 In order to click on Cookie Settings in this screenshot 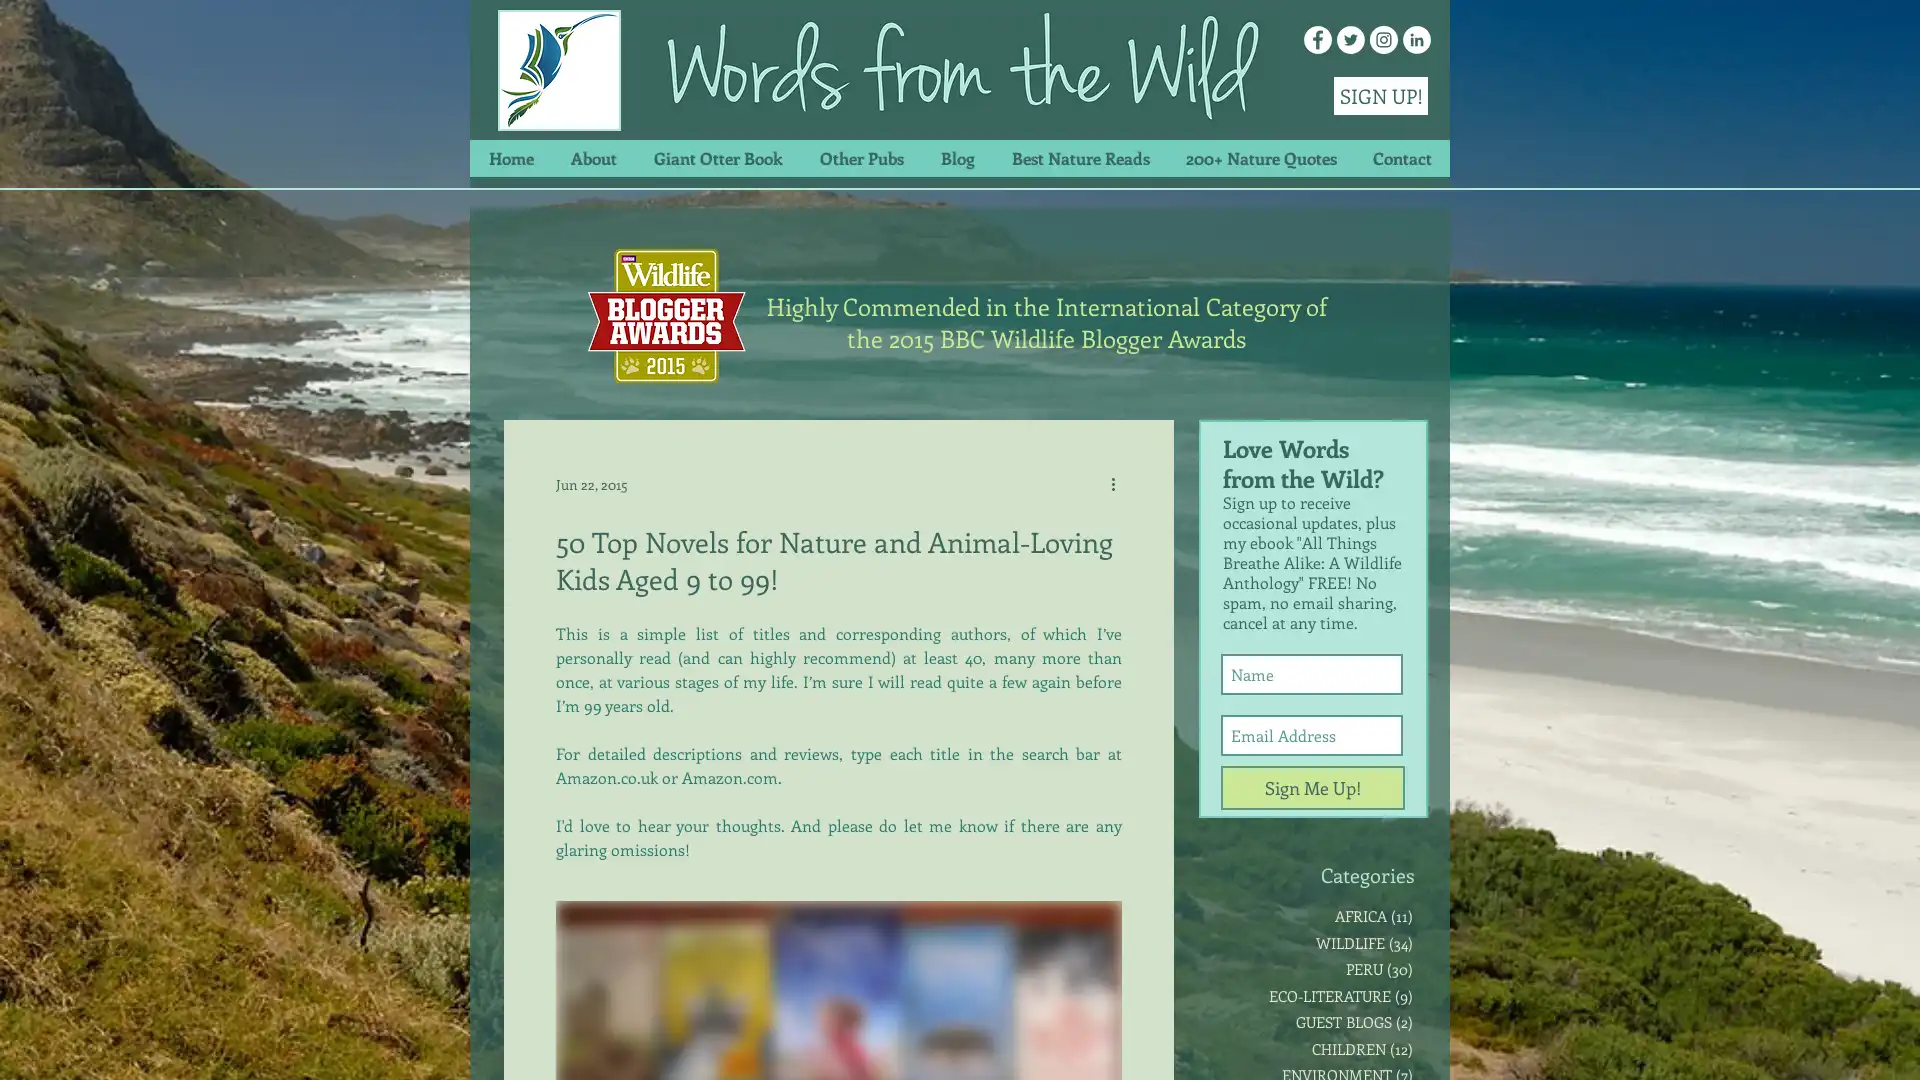, I will do `click(1703, 1044)`.